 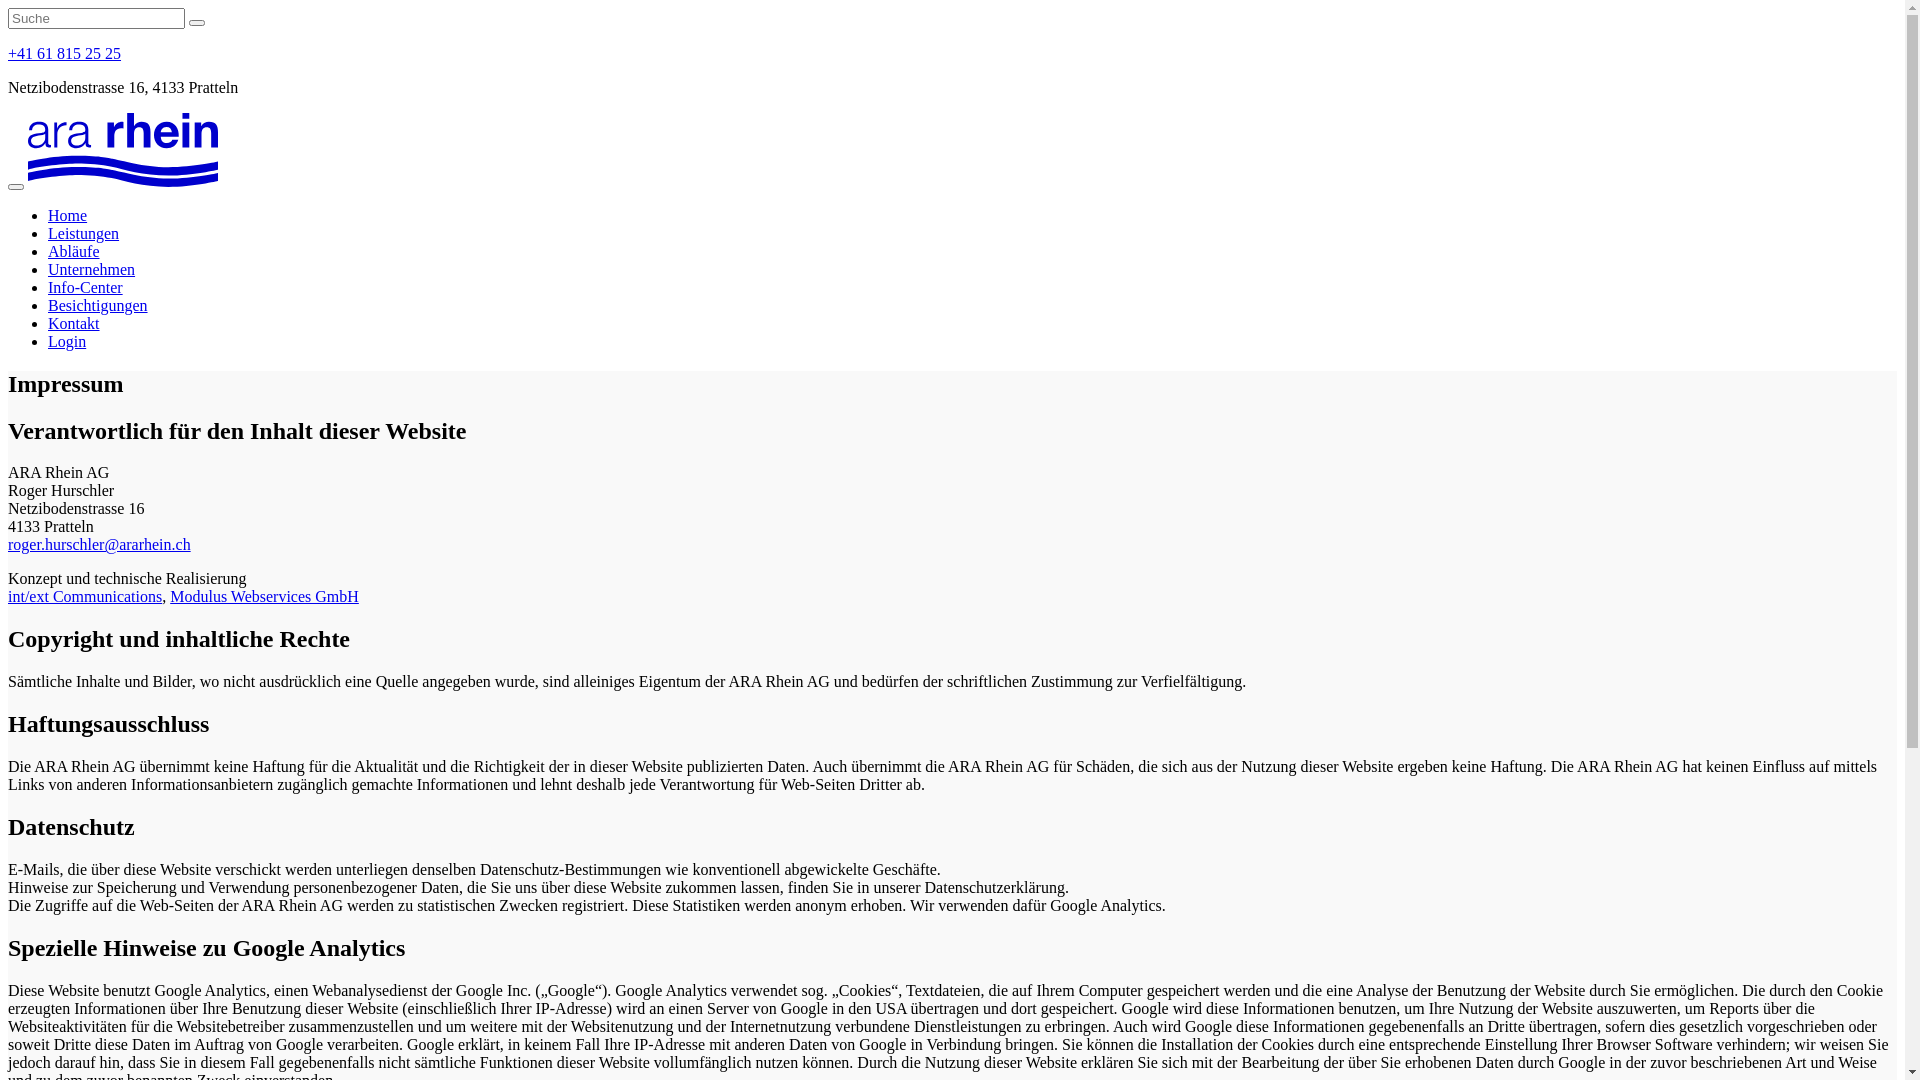 I want to click on 'Ara Rhein', so click(x=122, y=149).